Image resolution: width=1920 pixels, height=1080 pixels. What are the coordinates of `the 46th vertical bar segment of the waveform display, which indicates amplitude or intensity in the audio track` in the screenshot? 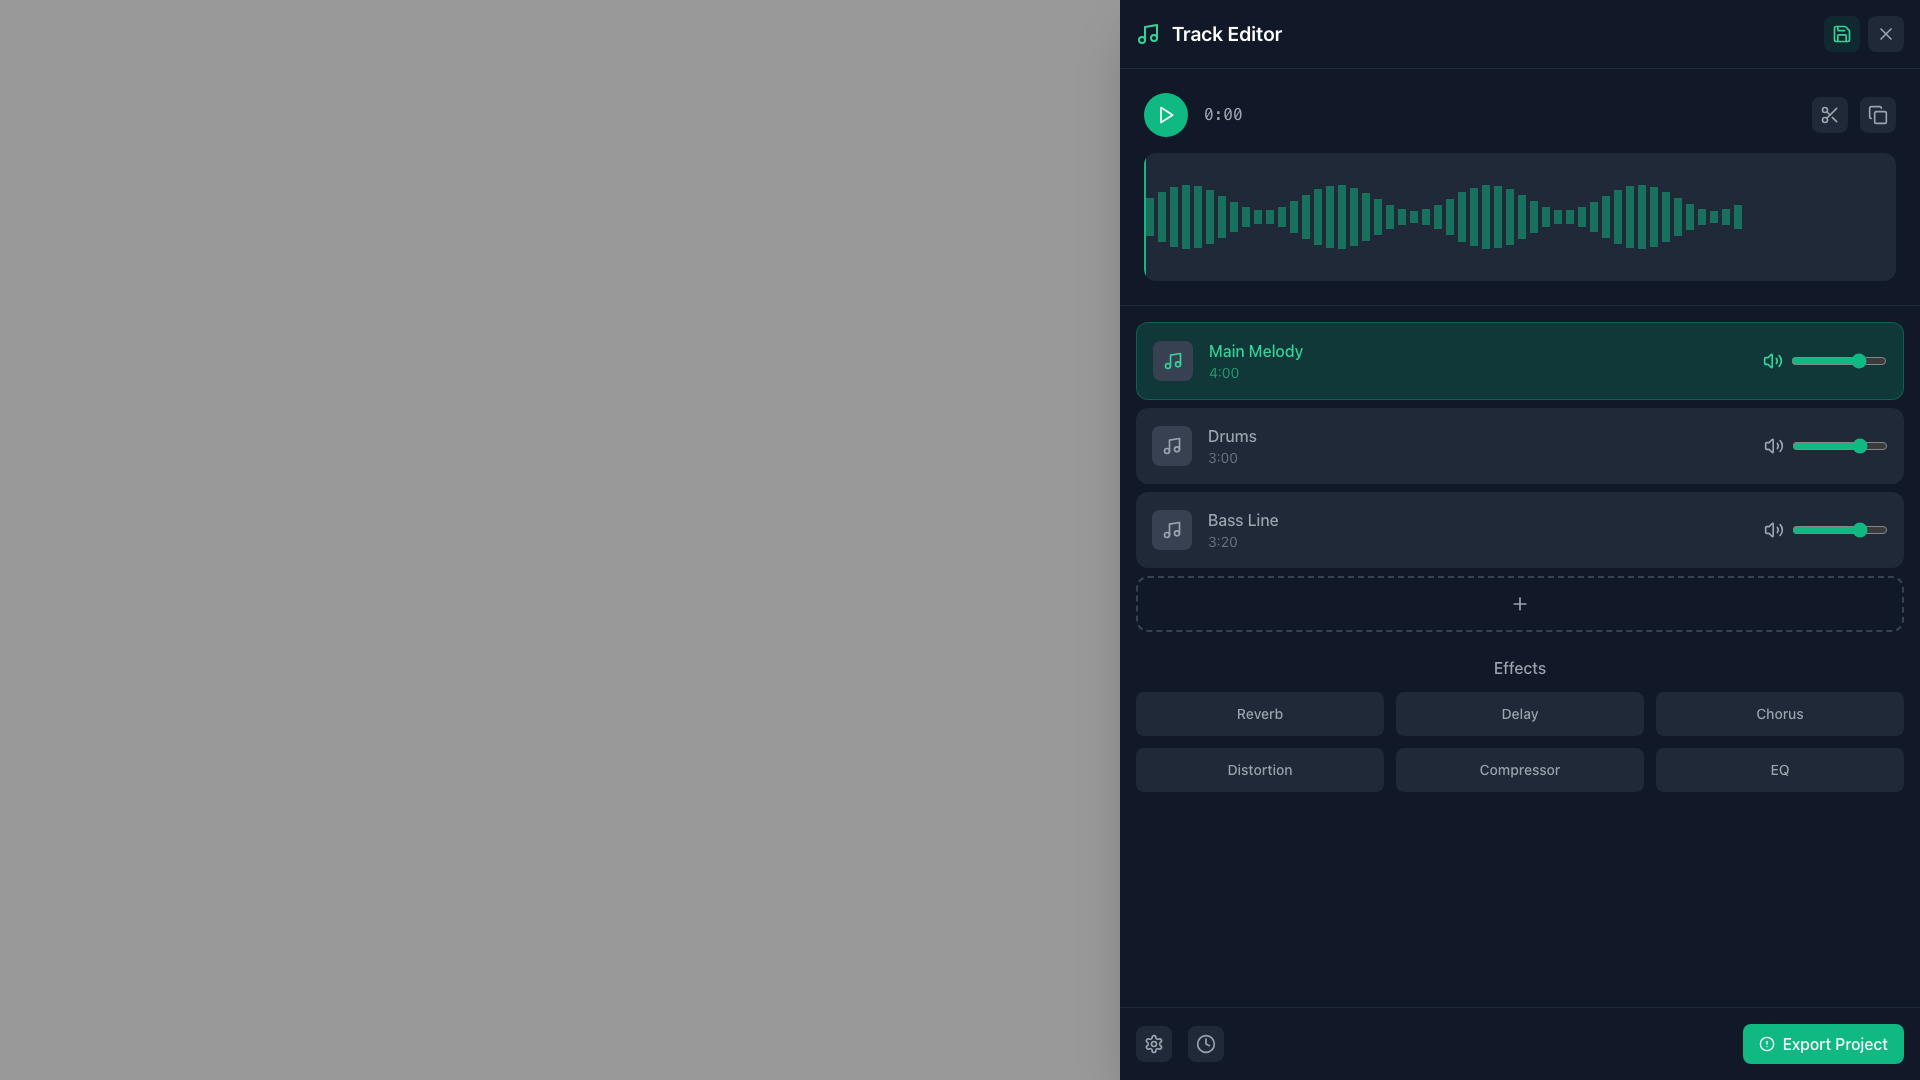 It's located at (1606, 216).